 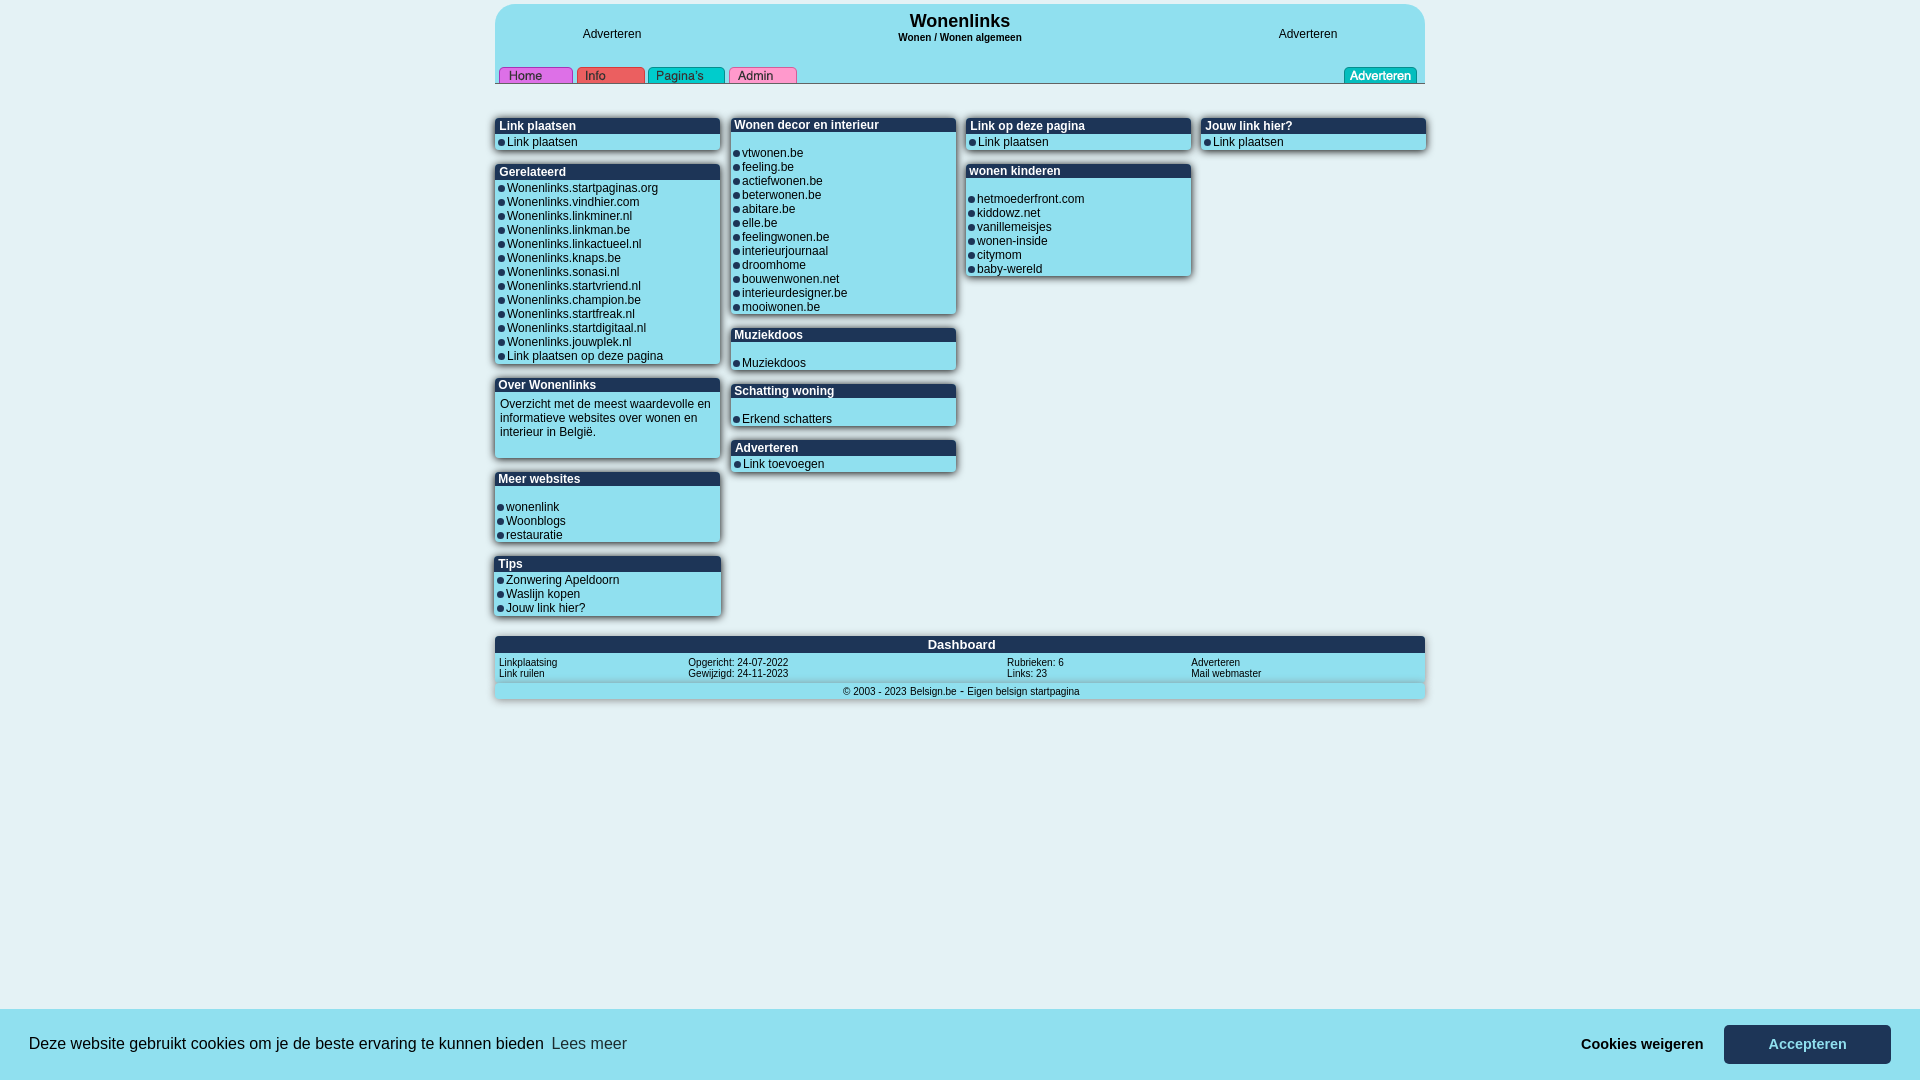 I want to click on 'interieurdesigner.be', so click(x=793, y=293).